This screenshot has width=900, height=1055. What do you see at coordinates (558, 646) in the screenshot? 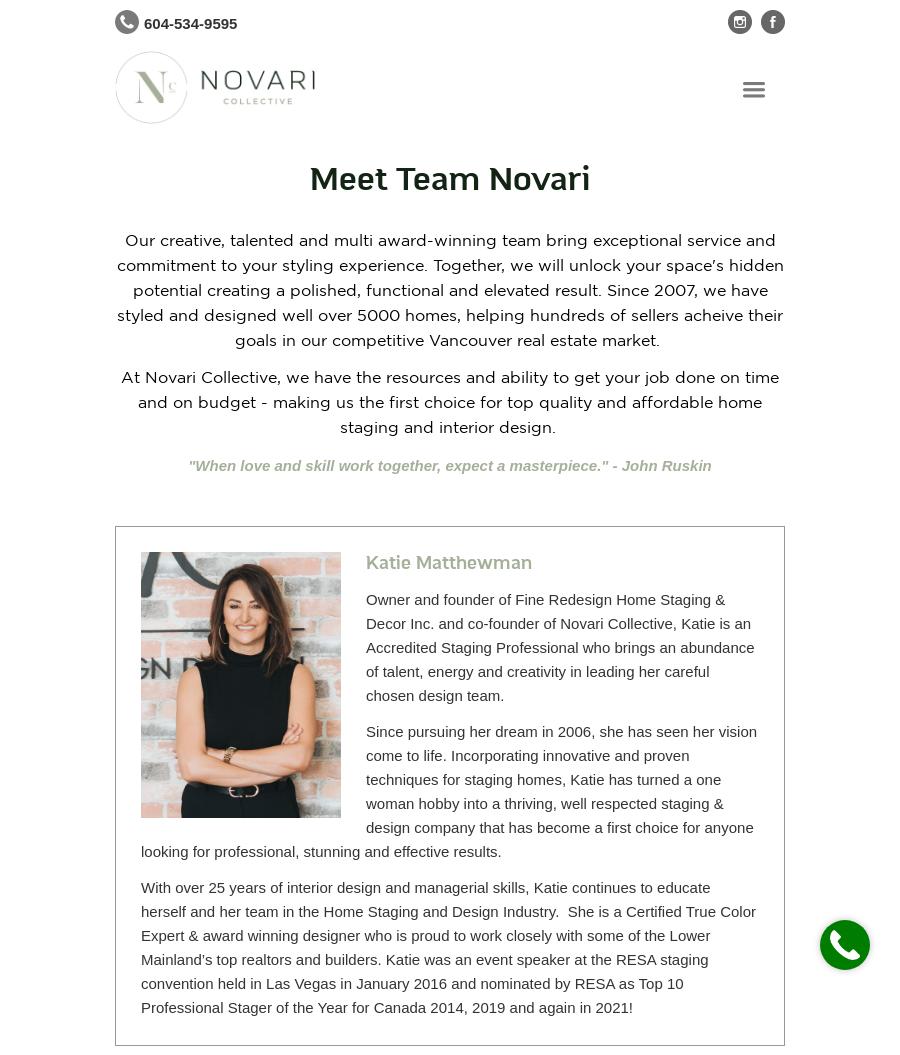
I see `'Owner and founder of Fine Redesign Home Staging & Decor Inc. and co-founder of Novari Collective, Katie is an Accredited Staging Professional who brings an abundance of talent, energy and creativity in leading her careful chosen design team.'` at bounding box center [558, 646].